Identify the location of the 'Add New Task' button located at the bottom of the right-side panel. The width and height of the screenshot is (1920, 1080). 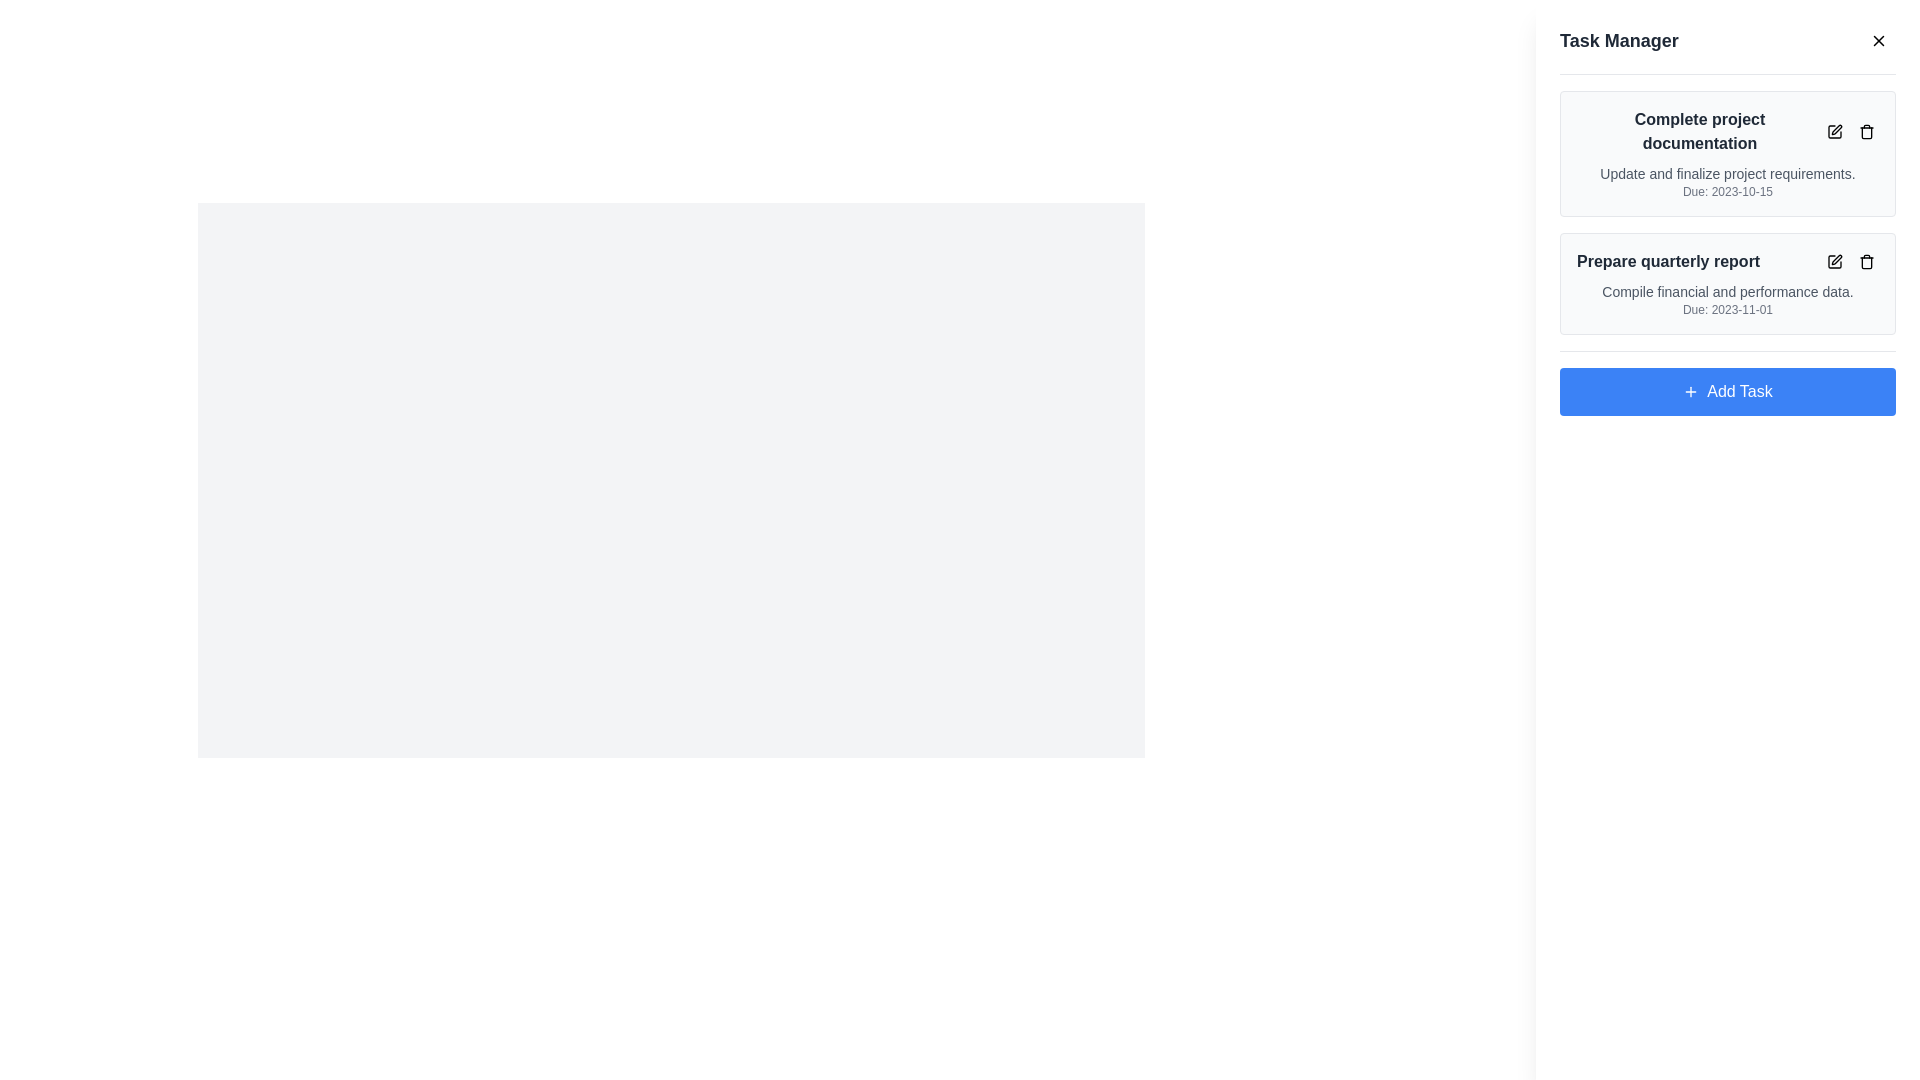
(1727, 392).